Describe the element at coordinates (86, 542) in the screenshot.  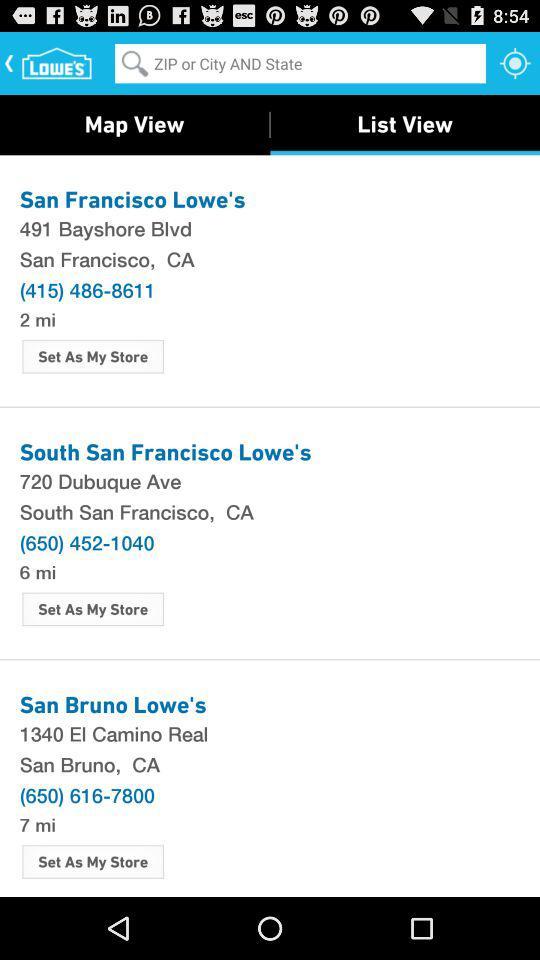
I see `(650) 452-1040 item` at that location.